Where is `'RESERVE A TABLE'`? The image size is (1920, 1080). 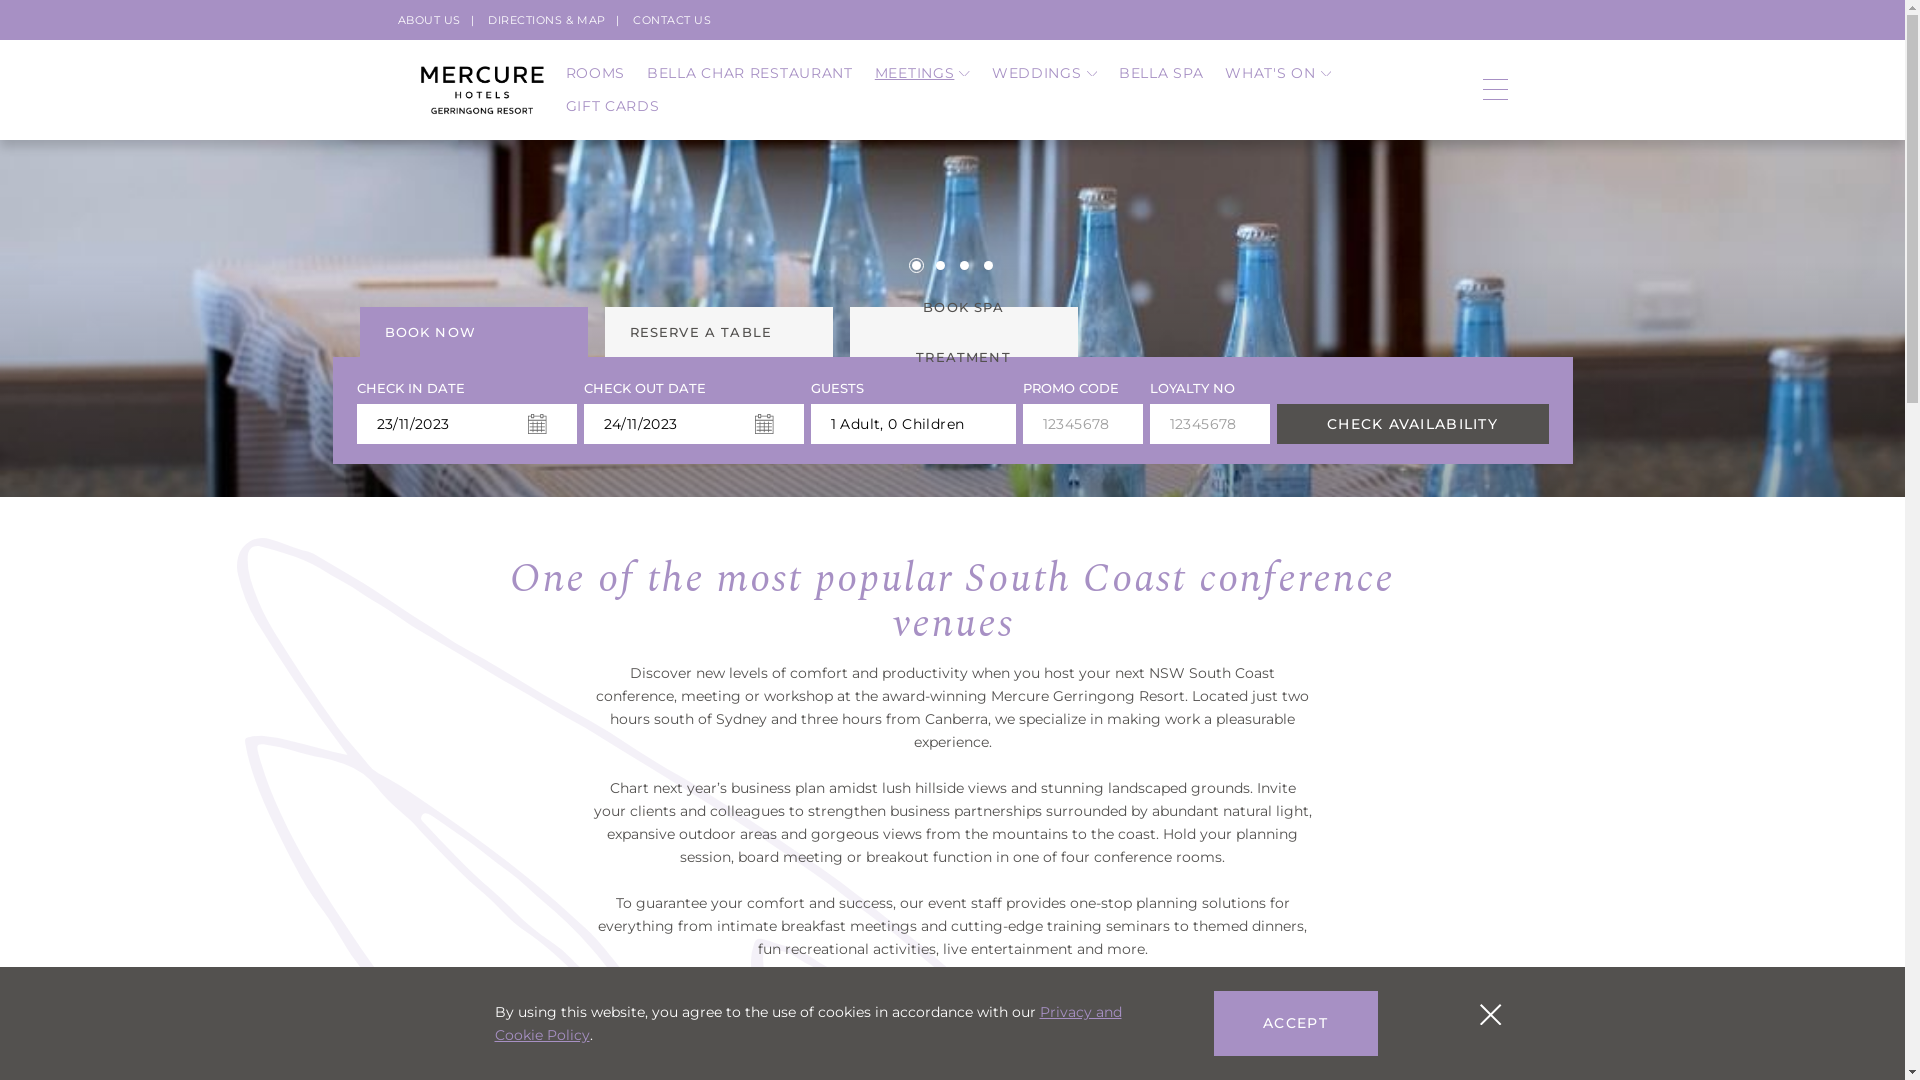
'RESERVE A TABLE' is located at coordinates (603, 330).